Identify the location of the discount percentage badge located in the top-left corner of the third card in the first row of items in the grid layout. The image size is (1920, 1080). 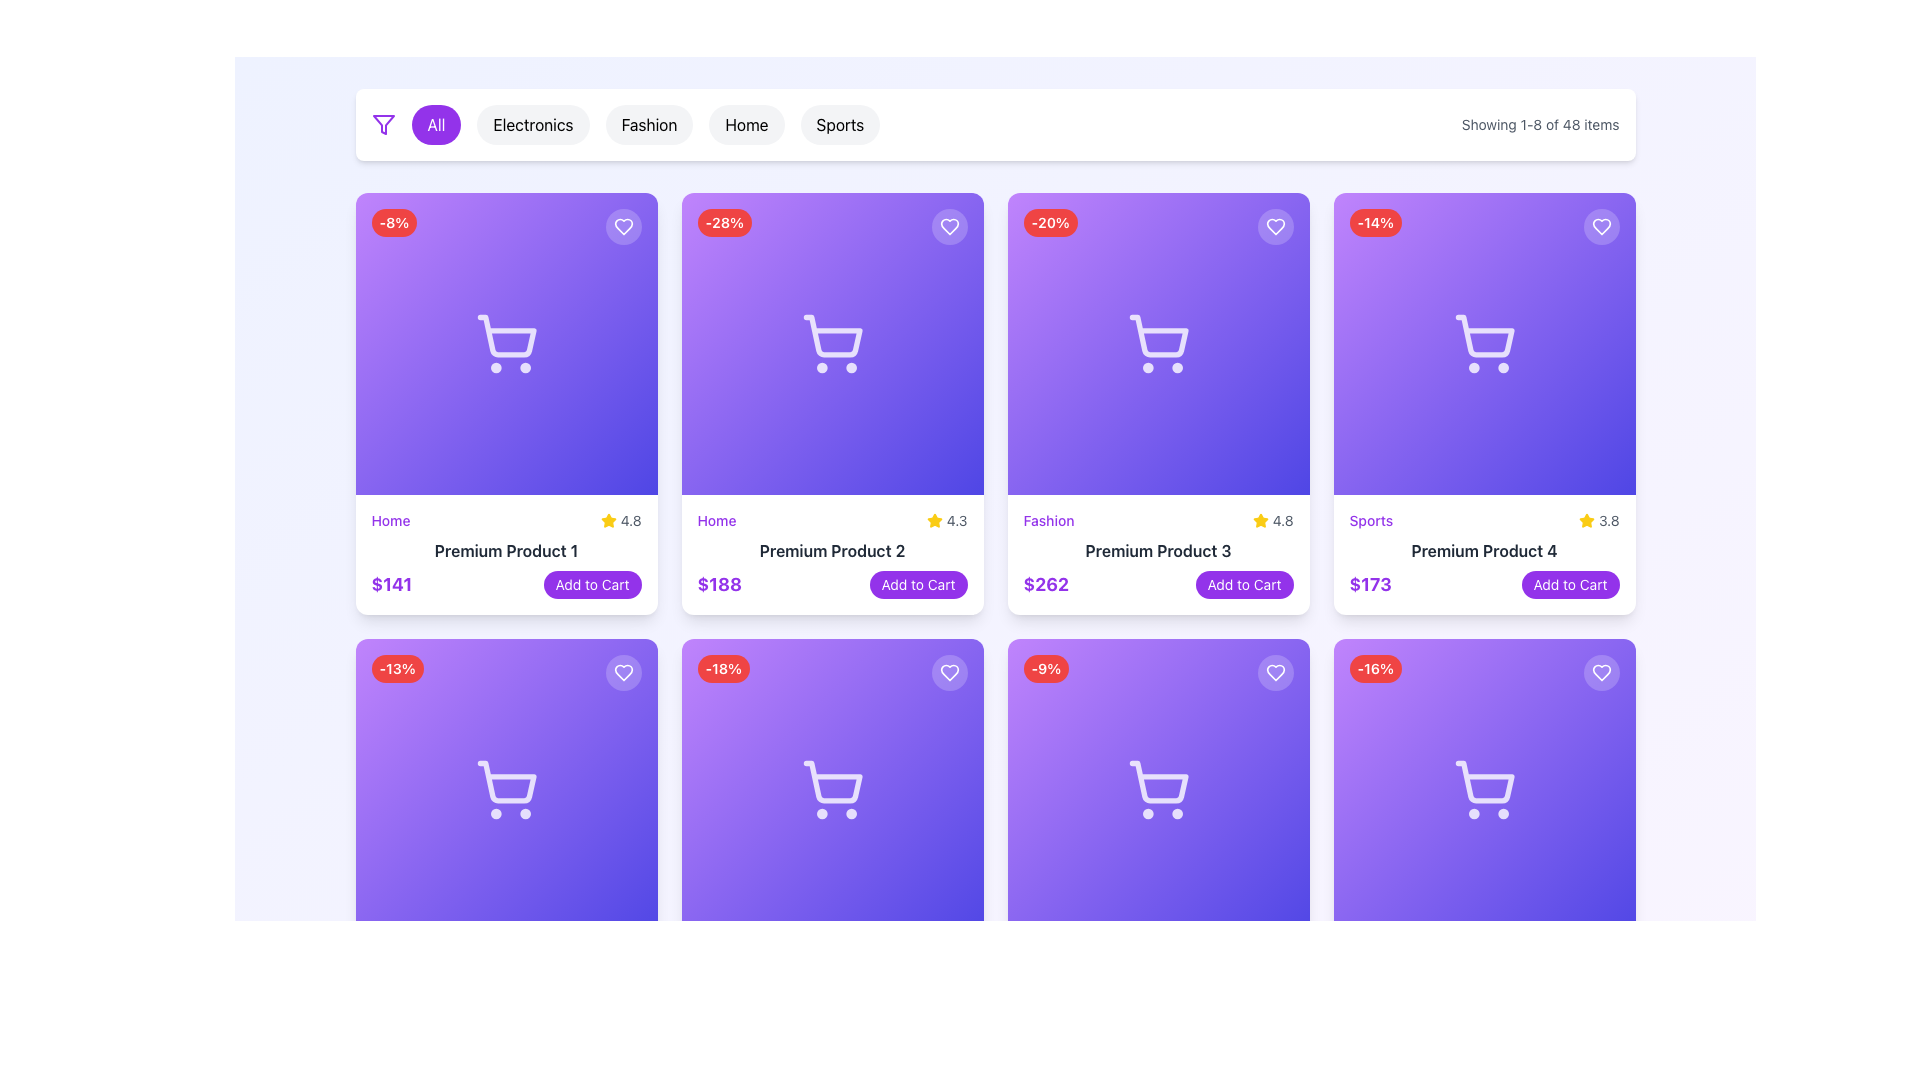
(1049, 223).